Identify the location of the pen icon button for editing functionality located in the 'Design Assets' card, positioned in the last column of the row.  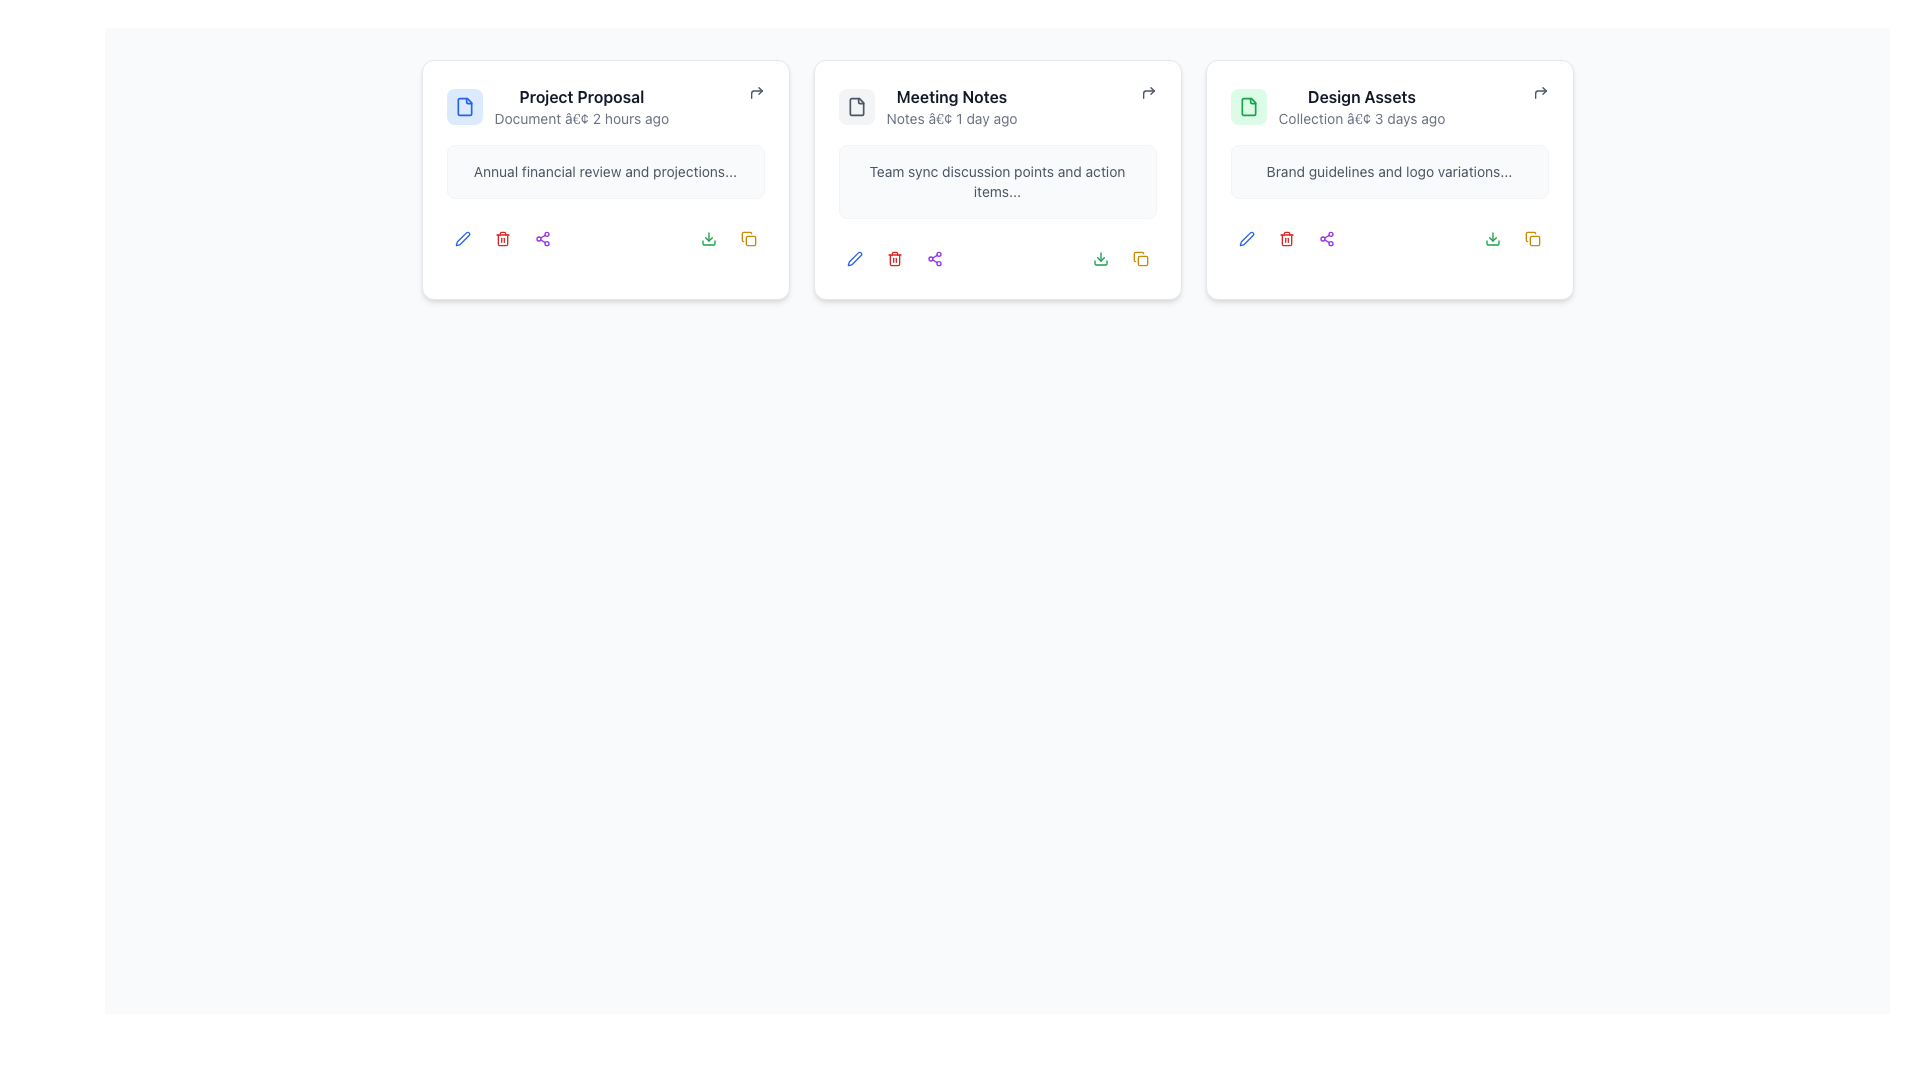
(1245, 238).